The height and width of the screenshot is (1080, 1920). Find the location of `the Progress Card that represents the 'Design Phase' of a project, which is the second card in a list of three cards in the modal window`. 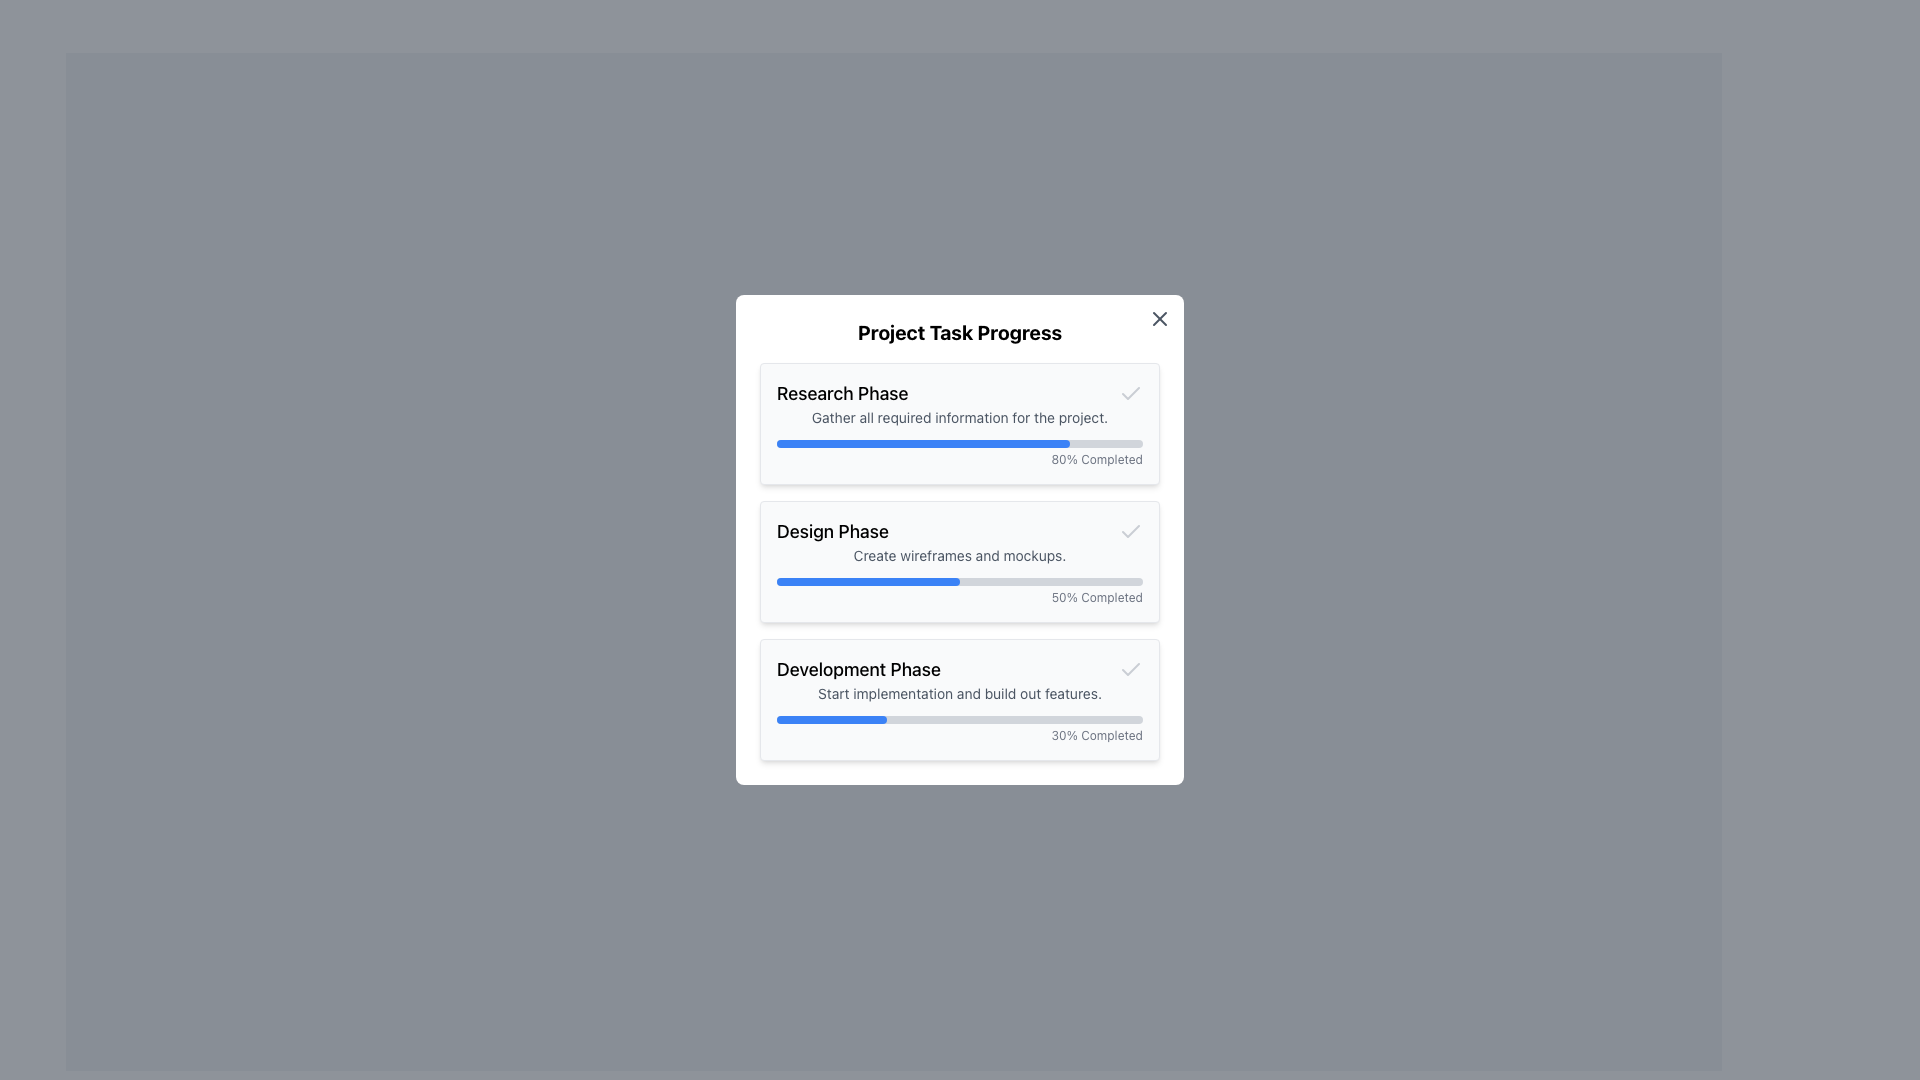

the Progress Card that represents the 'Design Phase' of a project, which is the second card in a list of three cards in the modal window is located at coordinates (960, 562).